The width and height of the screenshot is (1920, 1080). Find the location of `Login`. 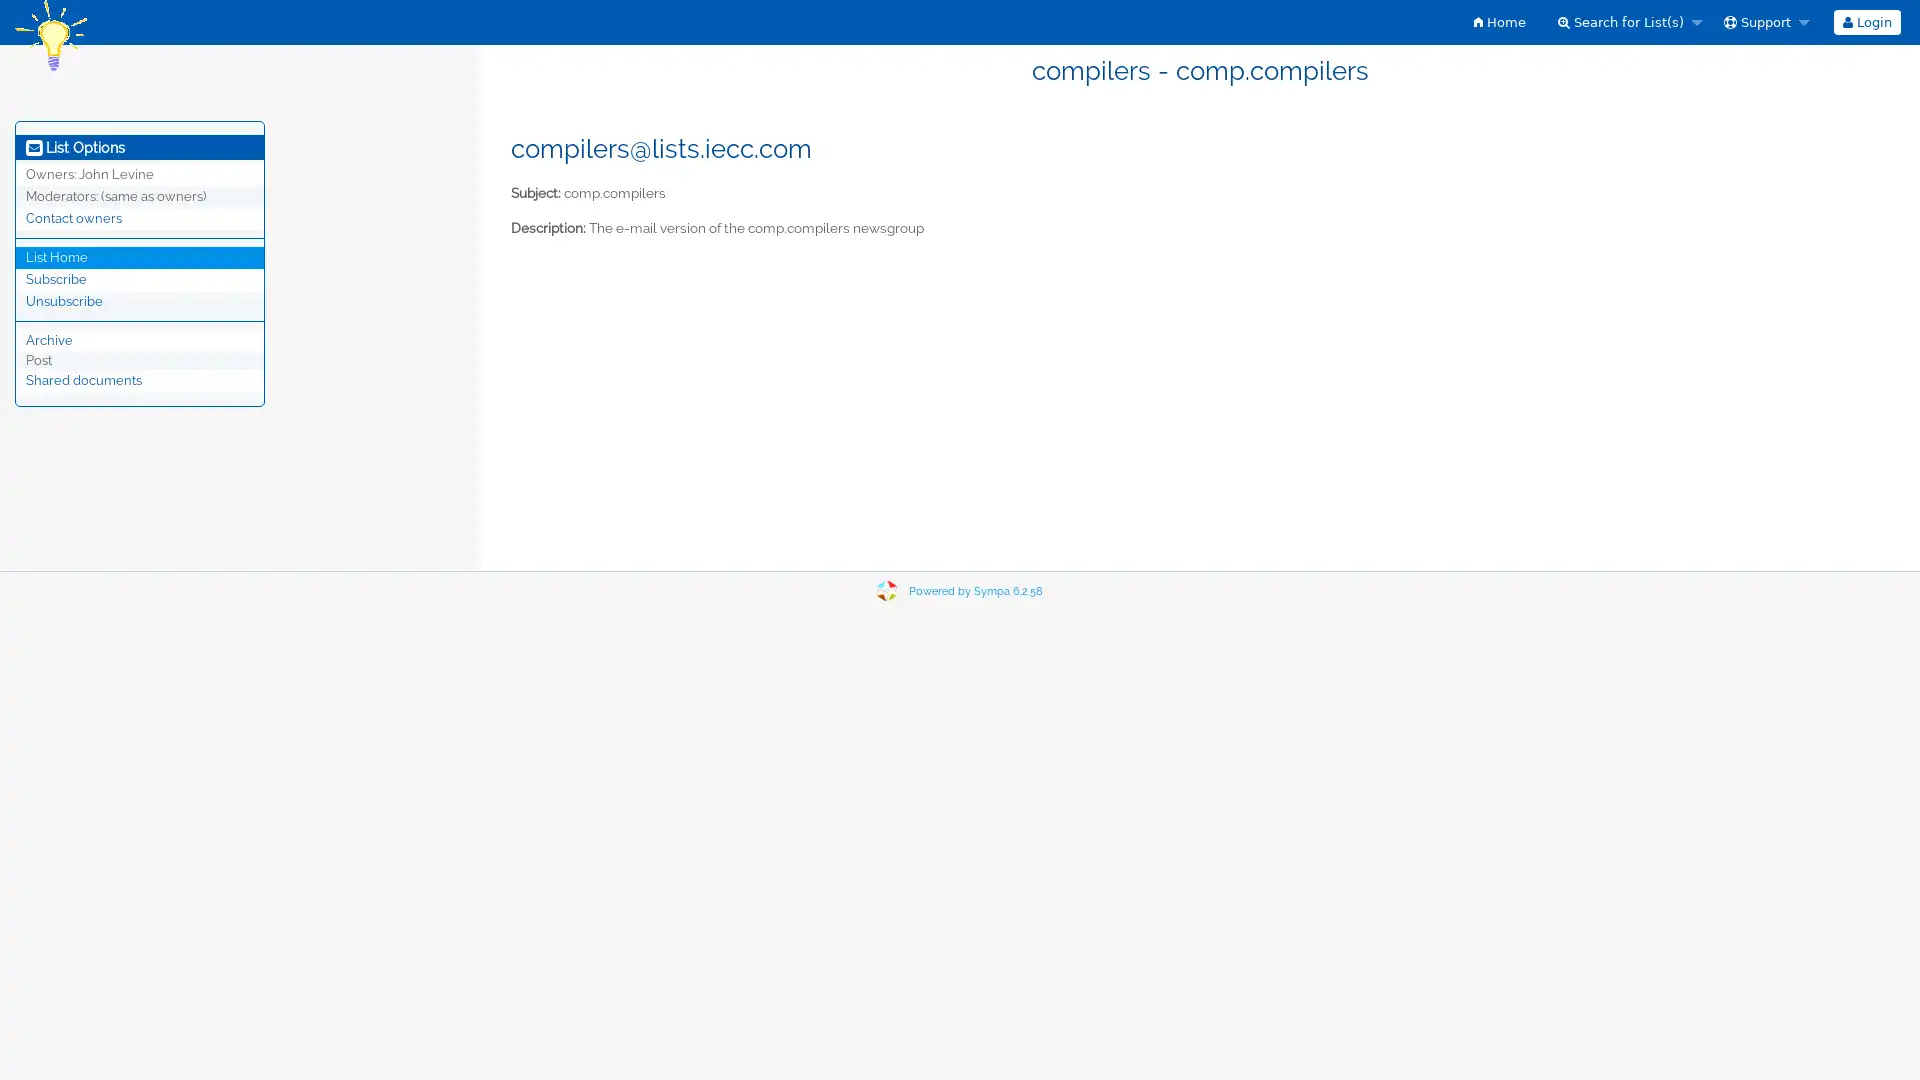

Login is located at coordinates (1865, 22).